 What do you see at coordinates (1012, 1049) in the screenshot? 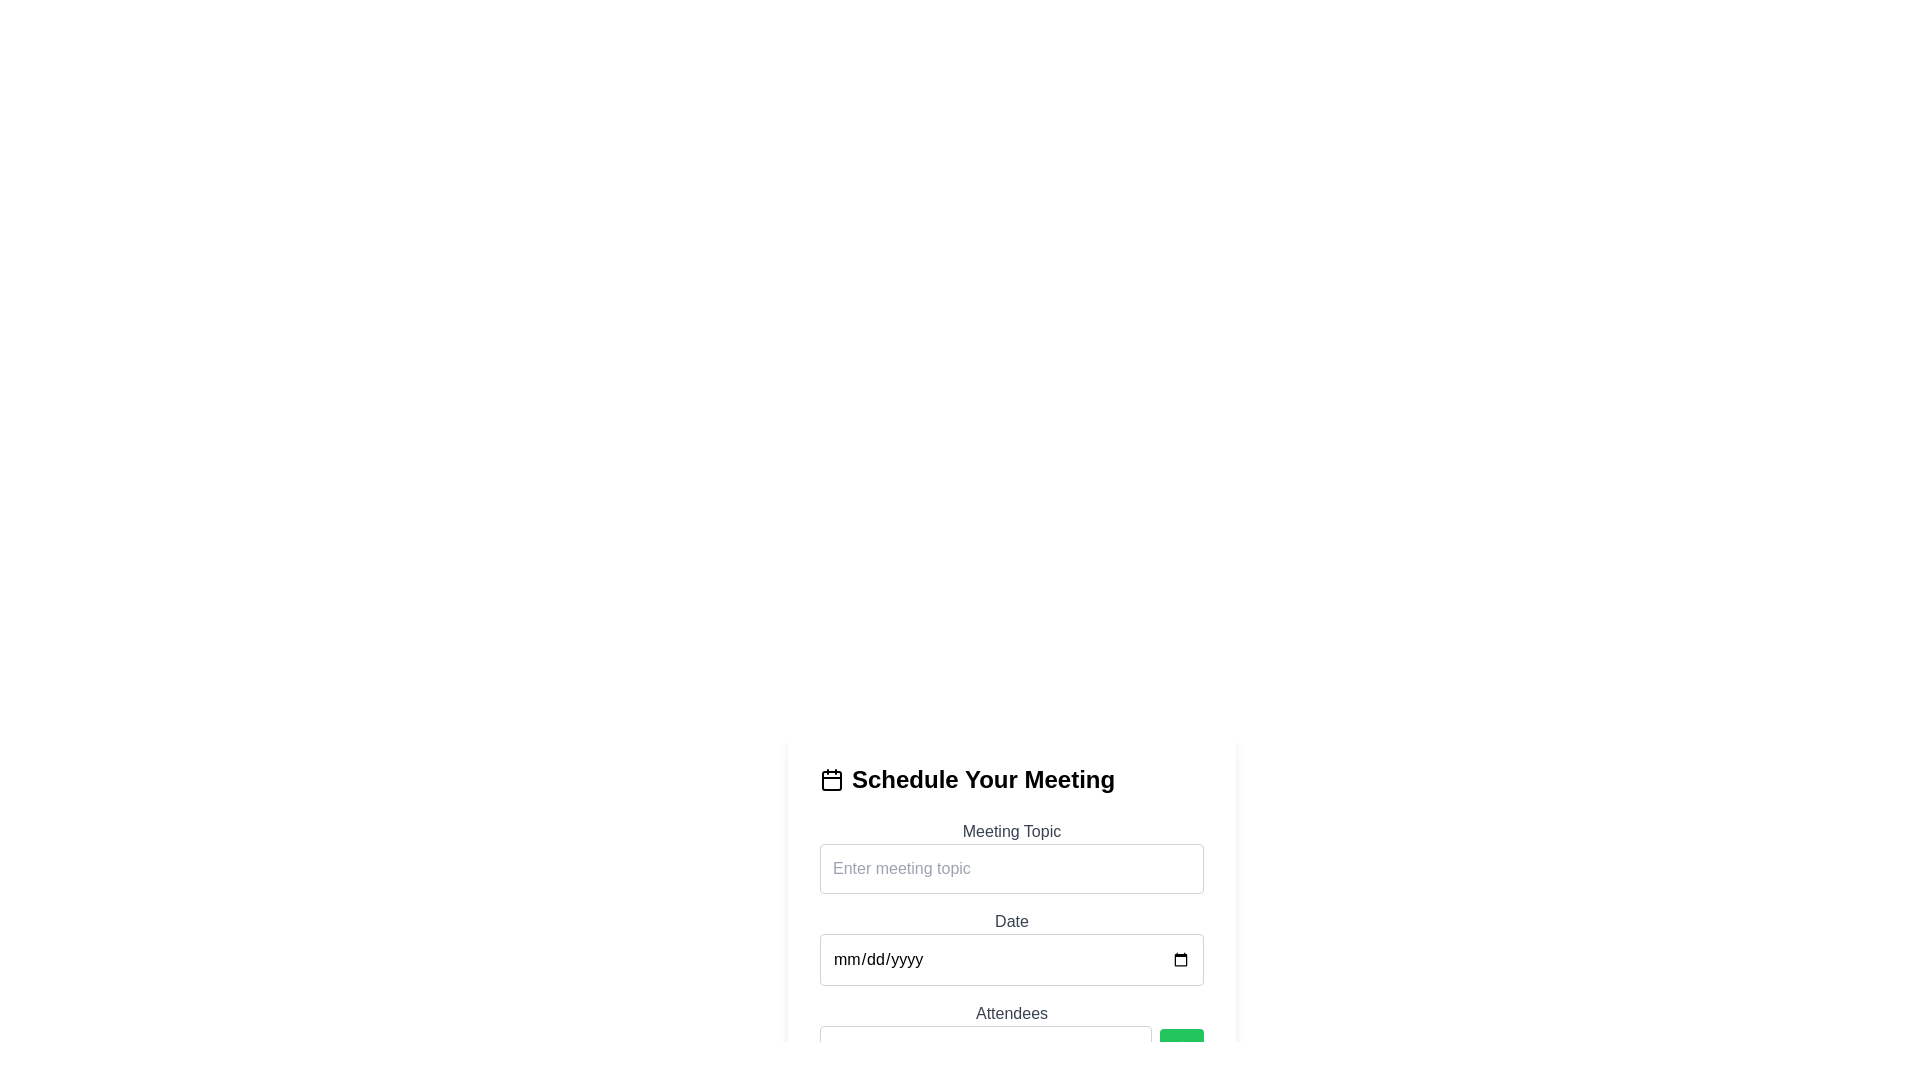
I see `the button in the compound component for adding attendees' email addresses, located to the right of the input field below the 'Attendees' subheading` at bounding box center [1012, 1049].